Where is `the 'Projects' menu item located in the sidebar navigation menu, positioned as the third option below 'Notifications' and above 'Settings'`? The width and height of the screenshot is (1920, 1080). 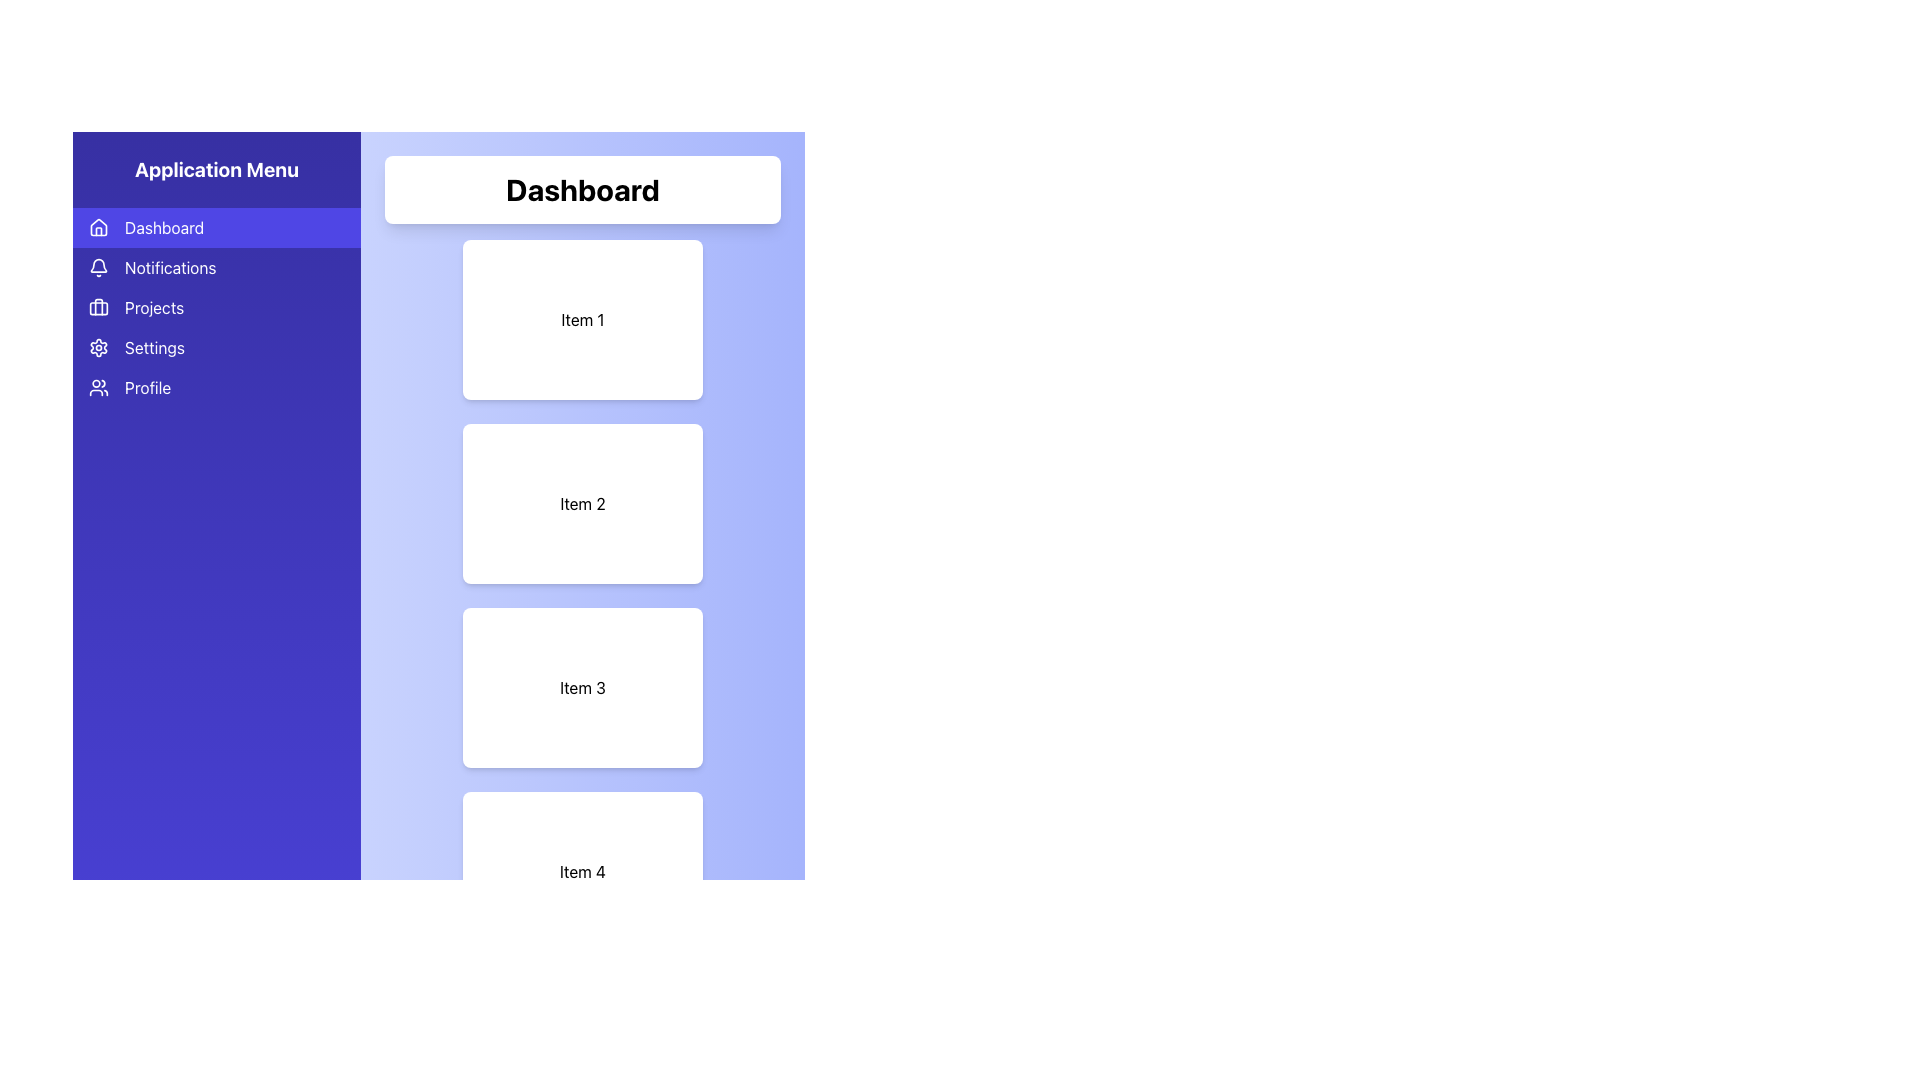
the 'Projects' menu item located in the sidebar navigation menu, positioned as the third option below 'Notifications' and above 'Settings' is located at coordinates (216, 308).